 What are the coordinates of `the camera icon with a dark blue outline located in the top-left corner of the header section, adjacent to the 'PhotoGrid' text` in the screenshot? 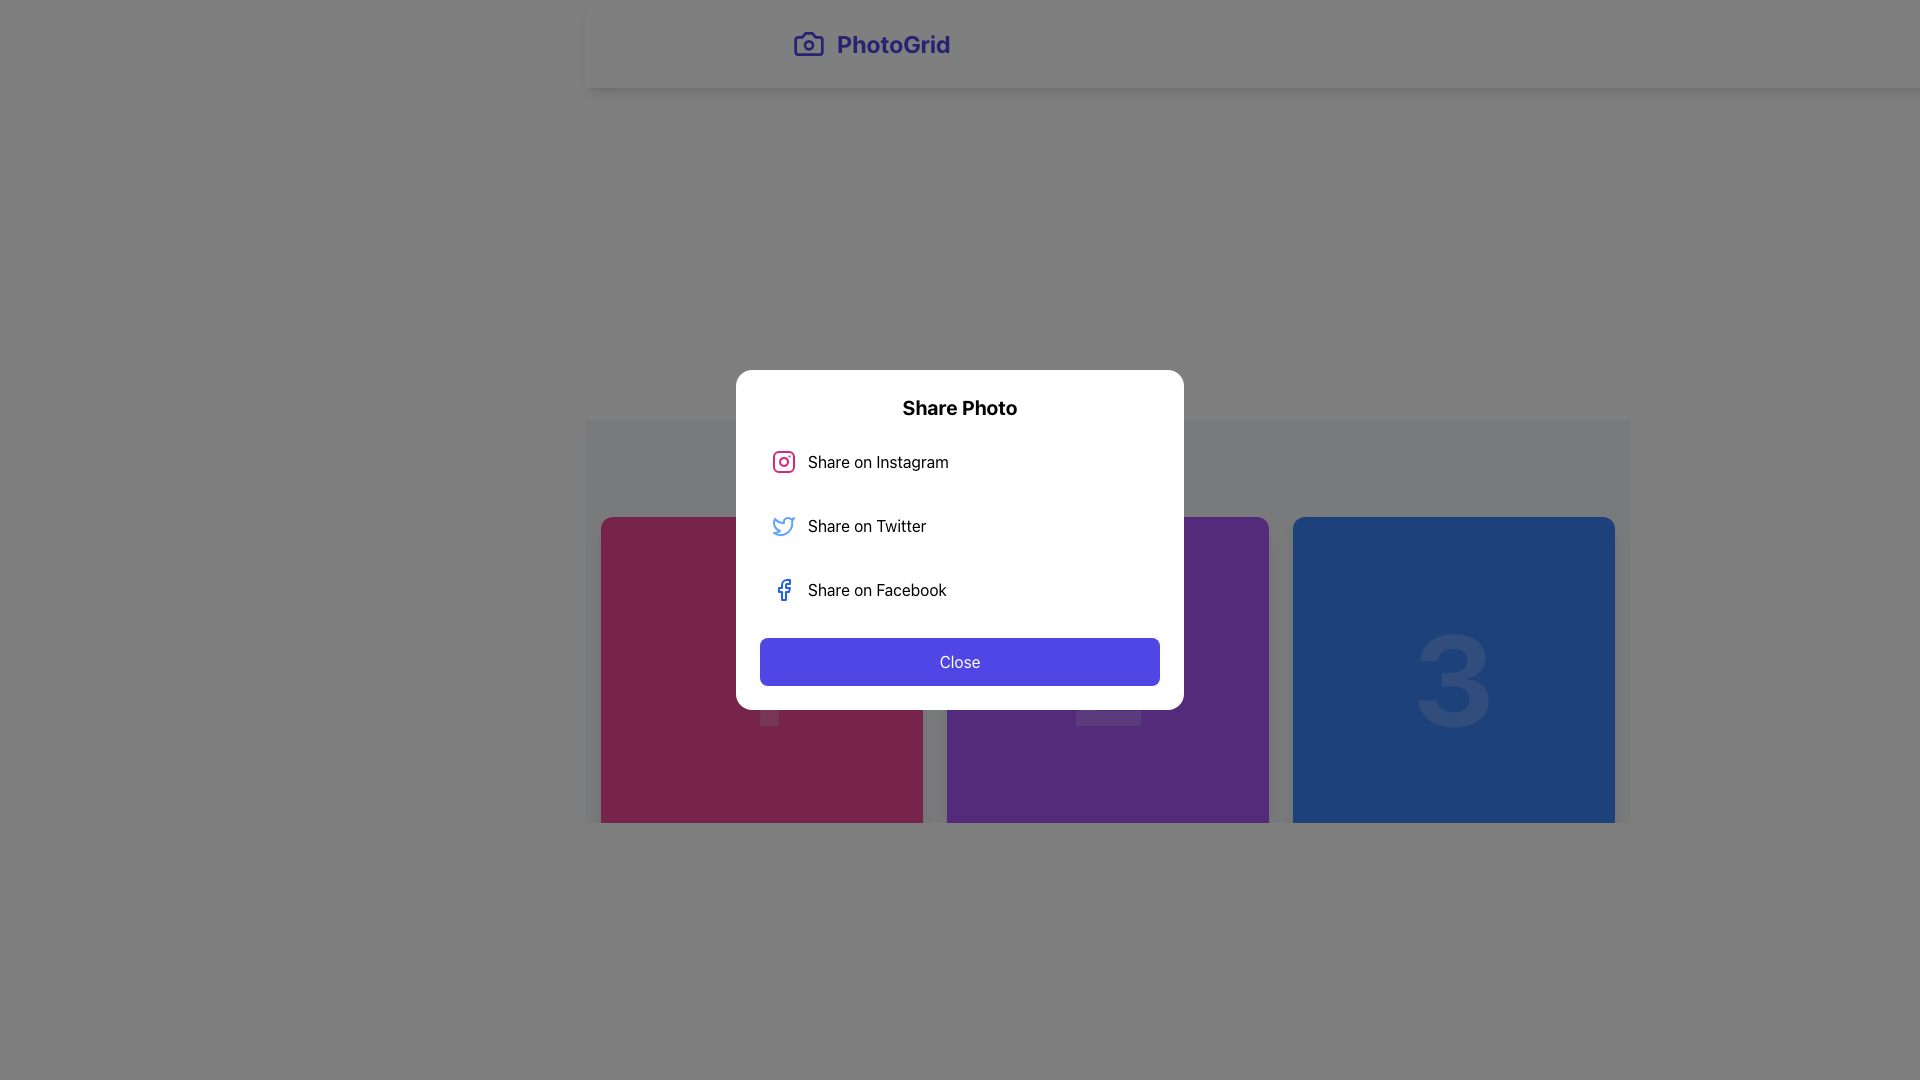 It's located at (809, 43).